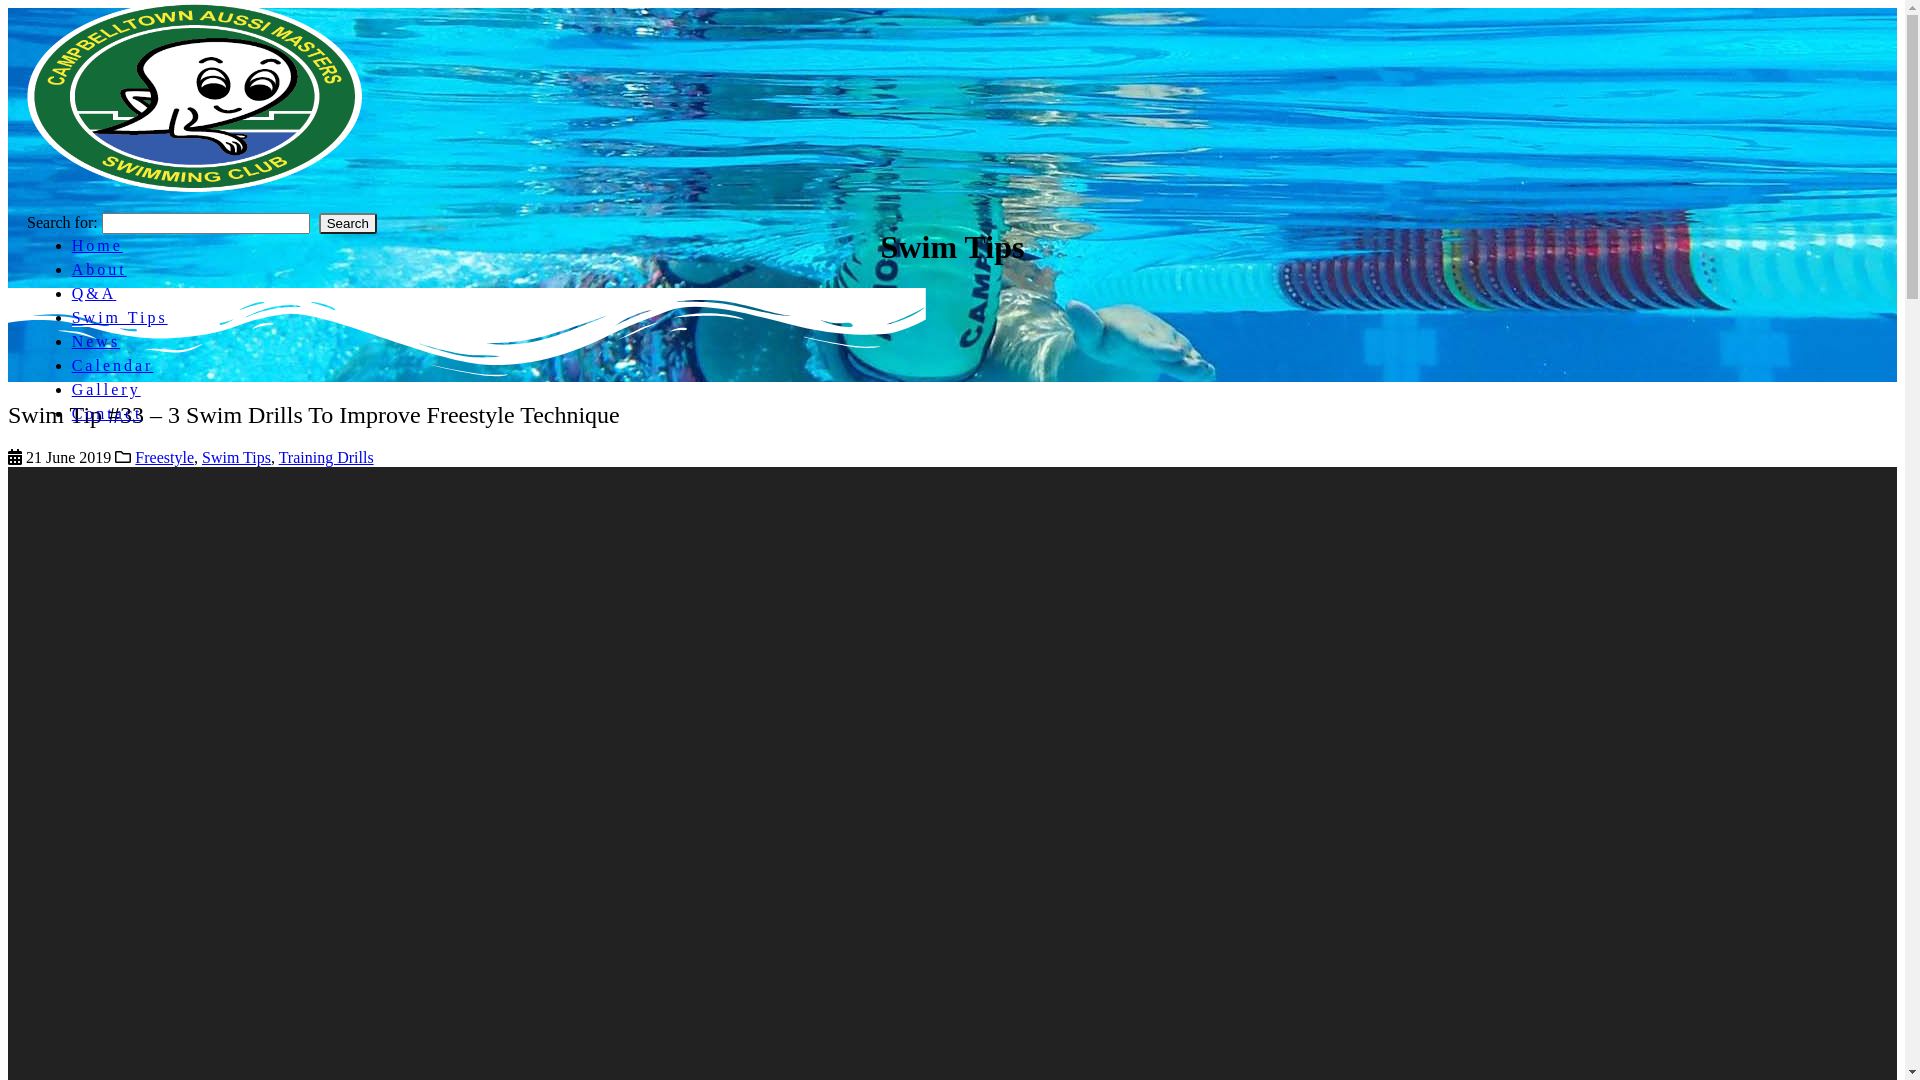  I want to click on 'Training Drills', so click(277, 457).